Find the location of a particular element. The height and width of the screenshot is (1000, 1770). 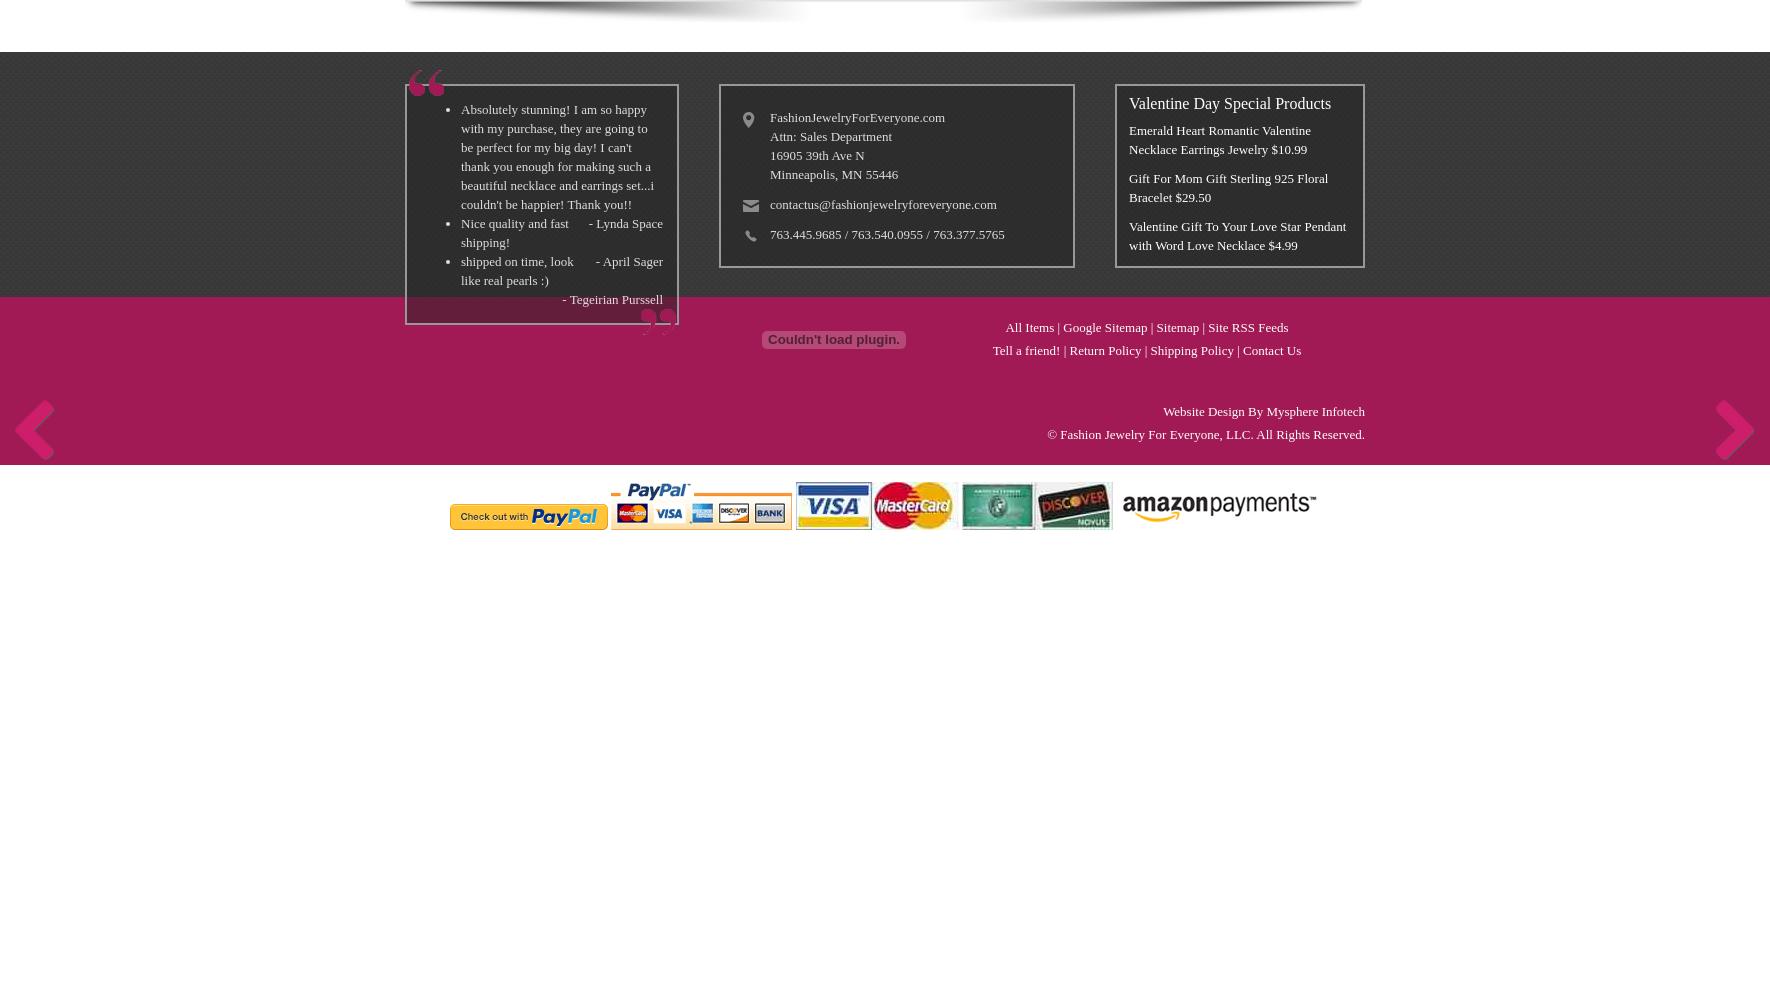

'Google Sitemap' is located at coordinates (1105, 326).